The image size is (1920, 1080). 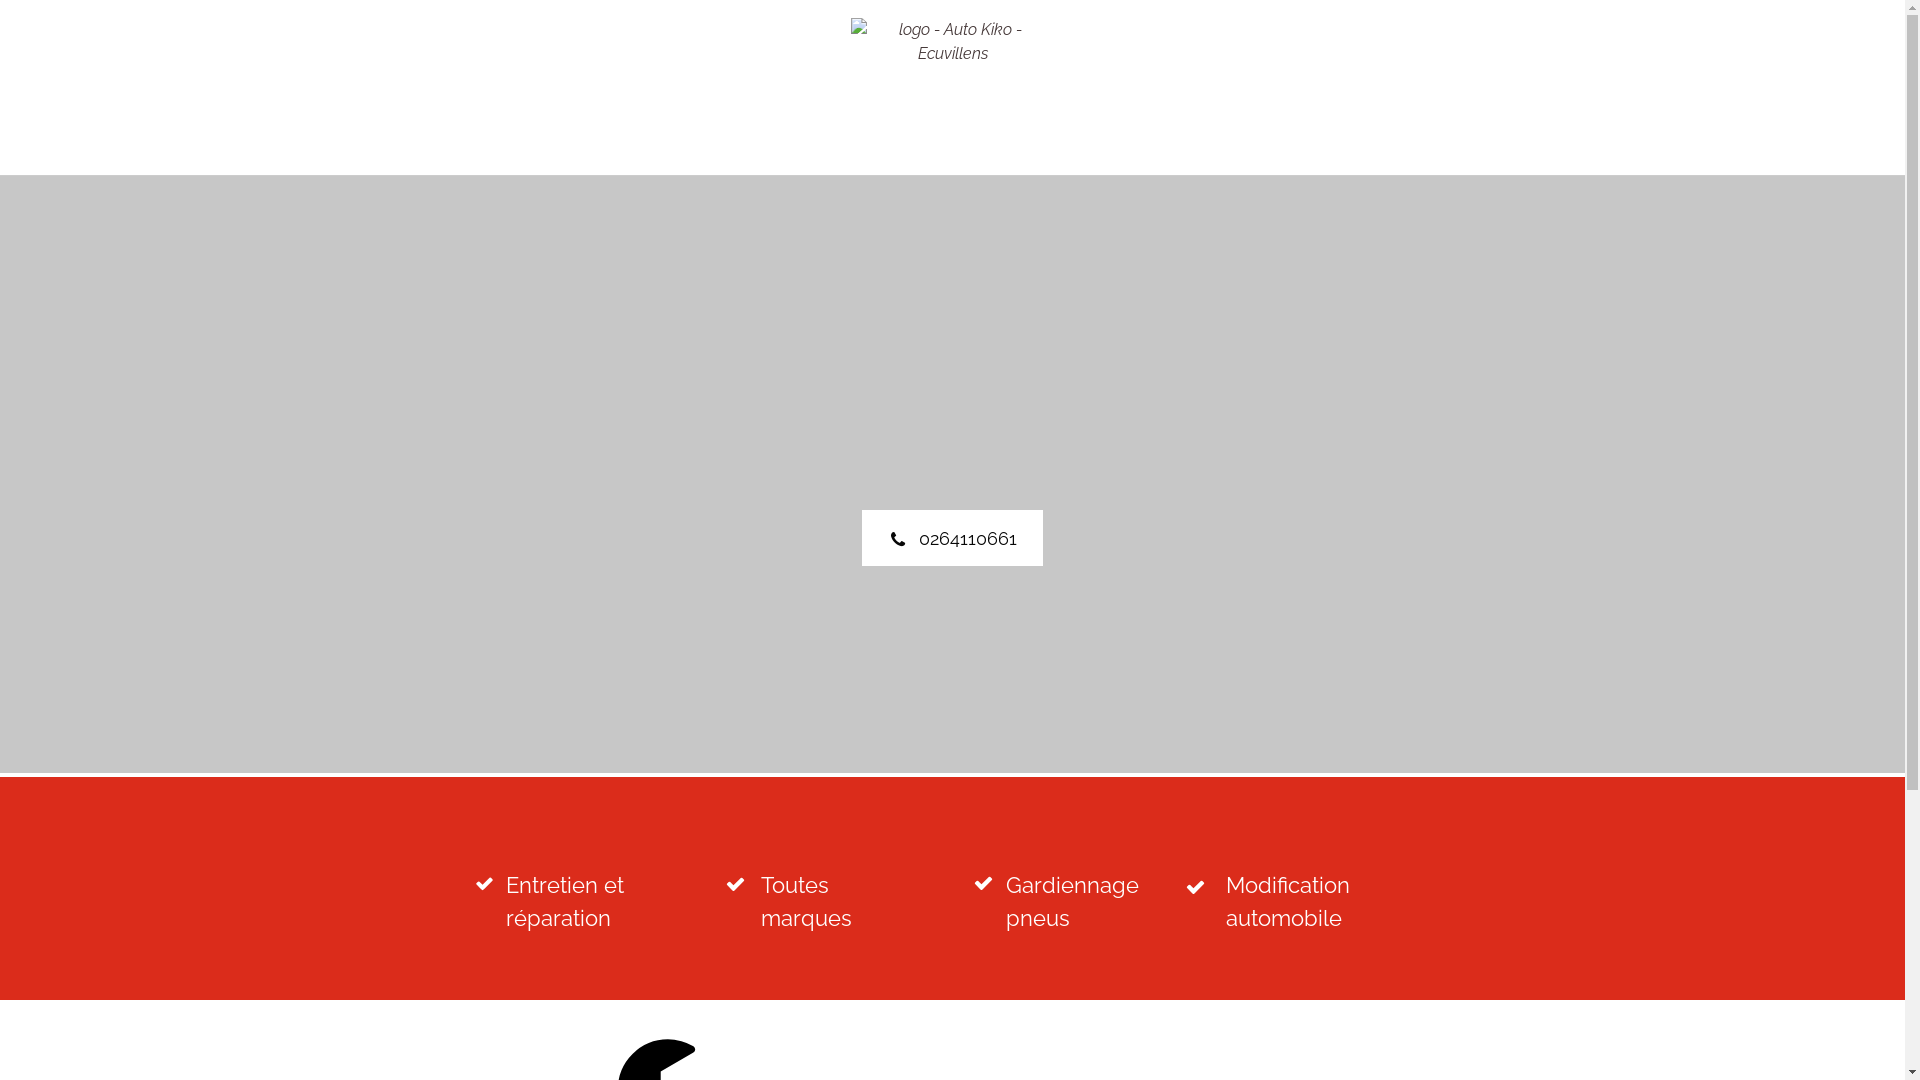 I want to click on '0264110661', so click(x=951, y=536).